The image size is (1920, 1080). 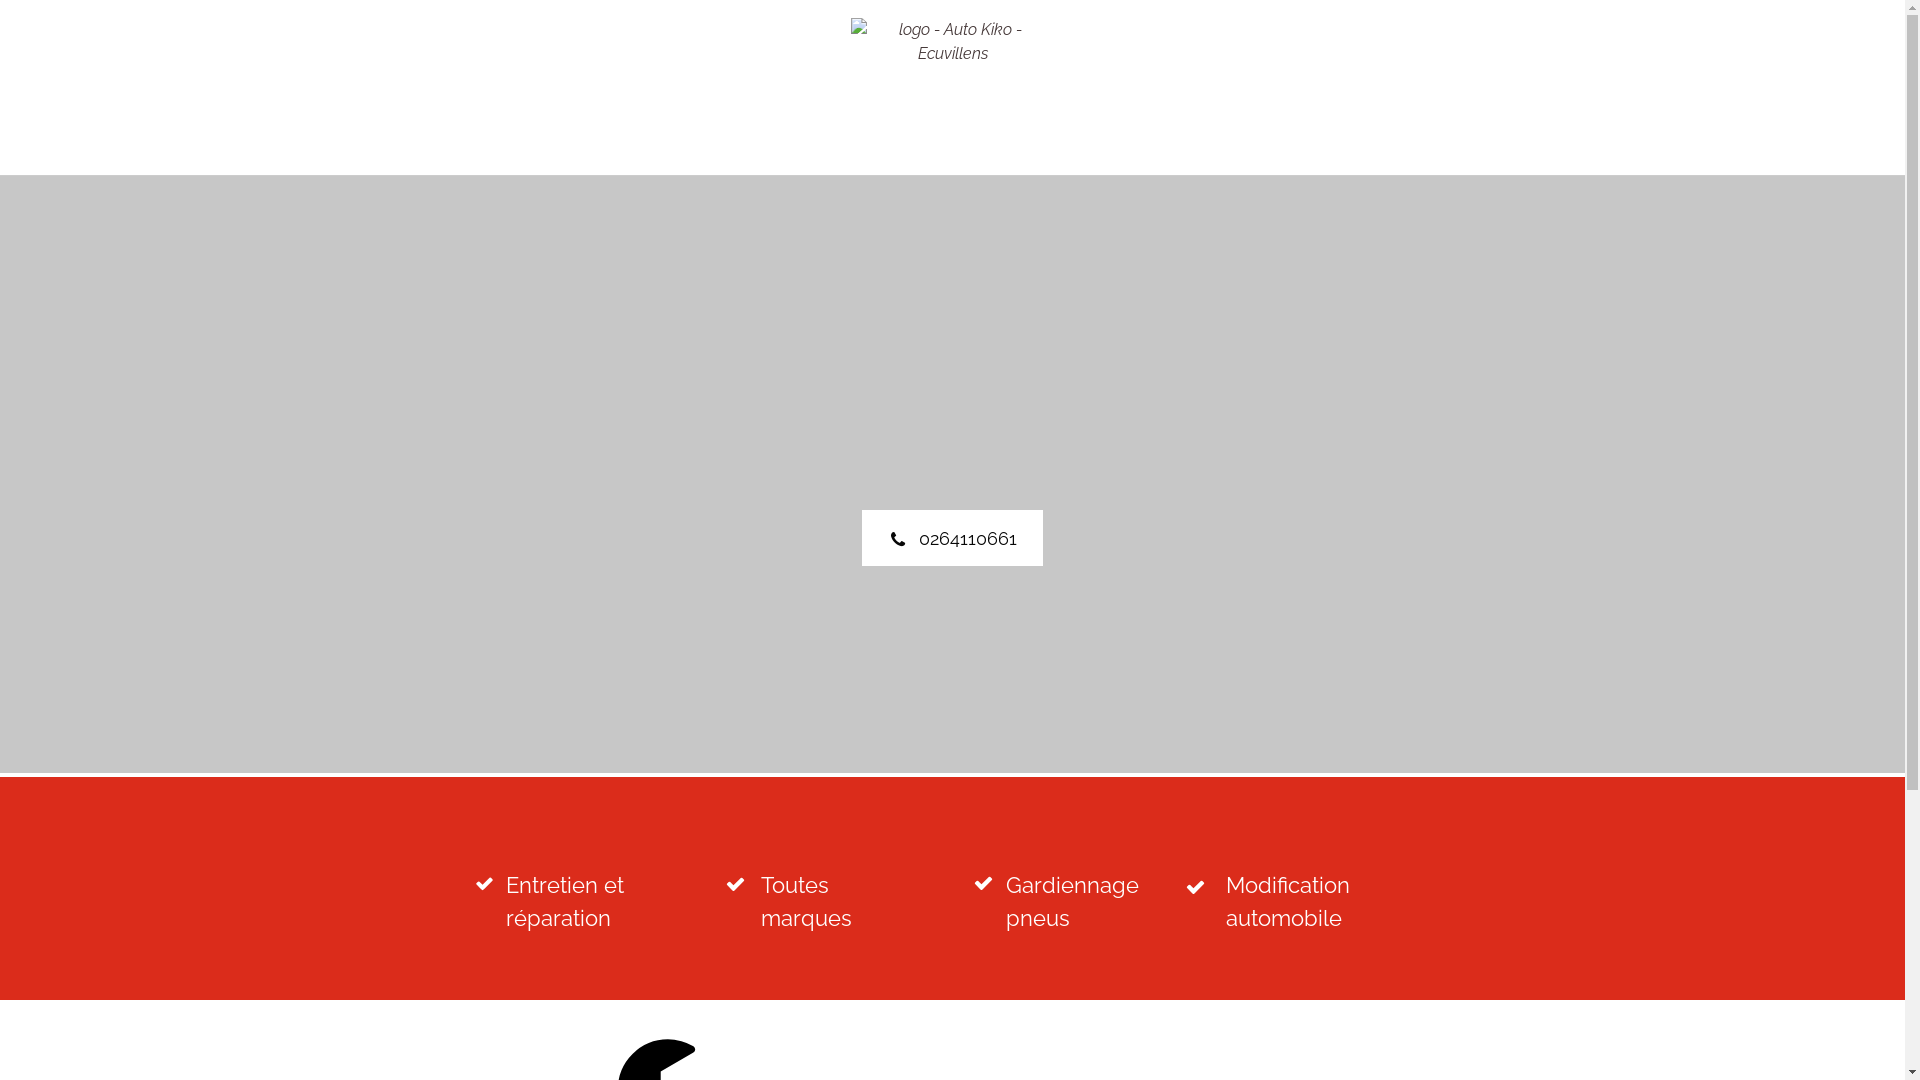 I want to click on '0264110661', so click(x=951, y=536).